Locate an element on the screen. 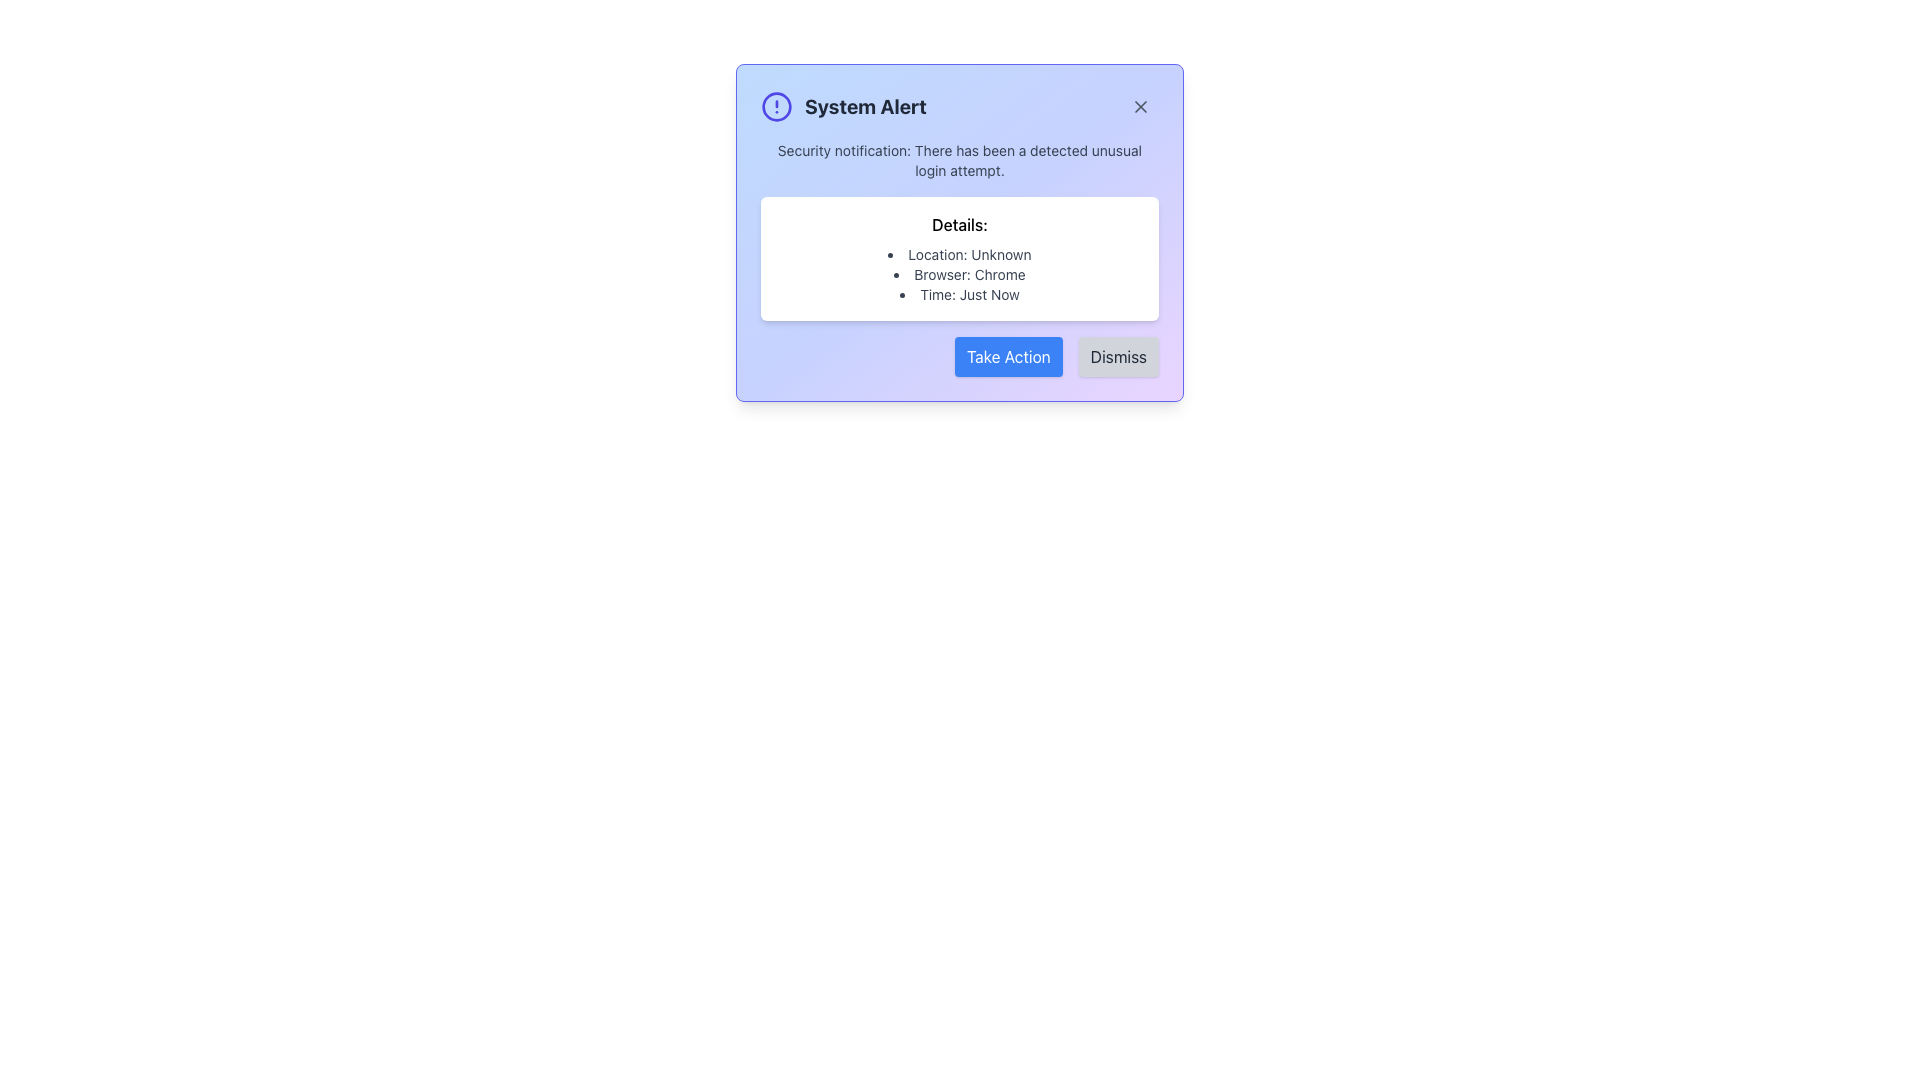  the close icon located at the top-right corner of the modal dialog box, adjacent to the title is located at coordinates (1141, 107).